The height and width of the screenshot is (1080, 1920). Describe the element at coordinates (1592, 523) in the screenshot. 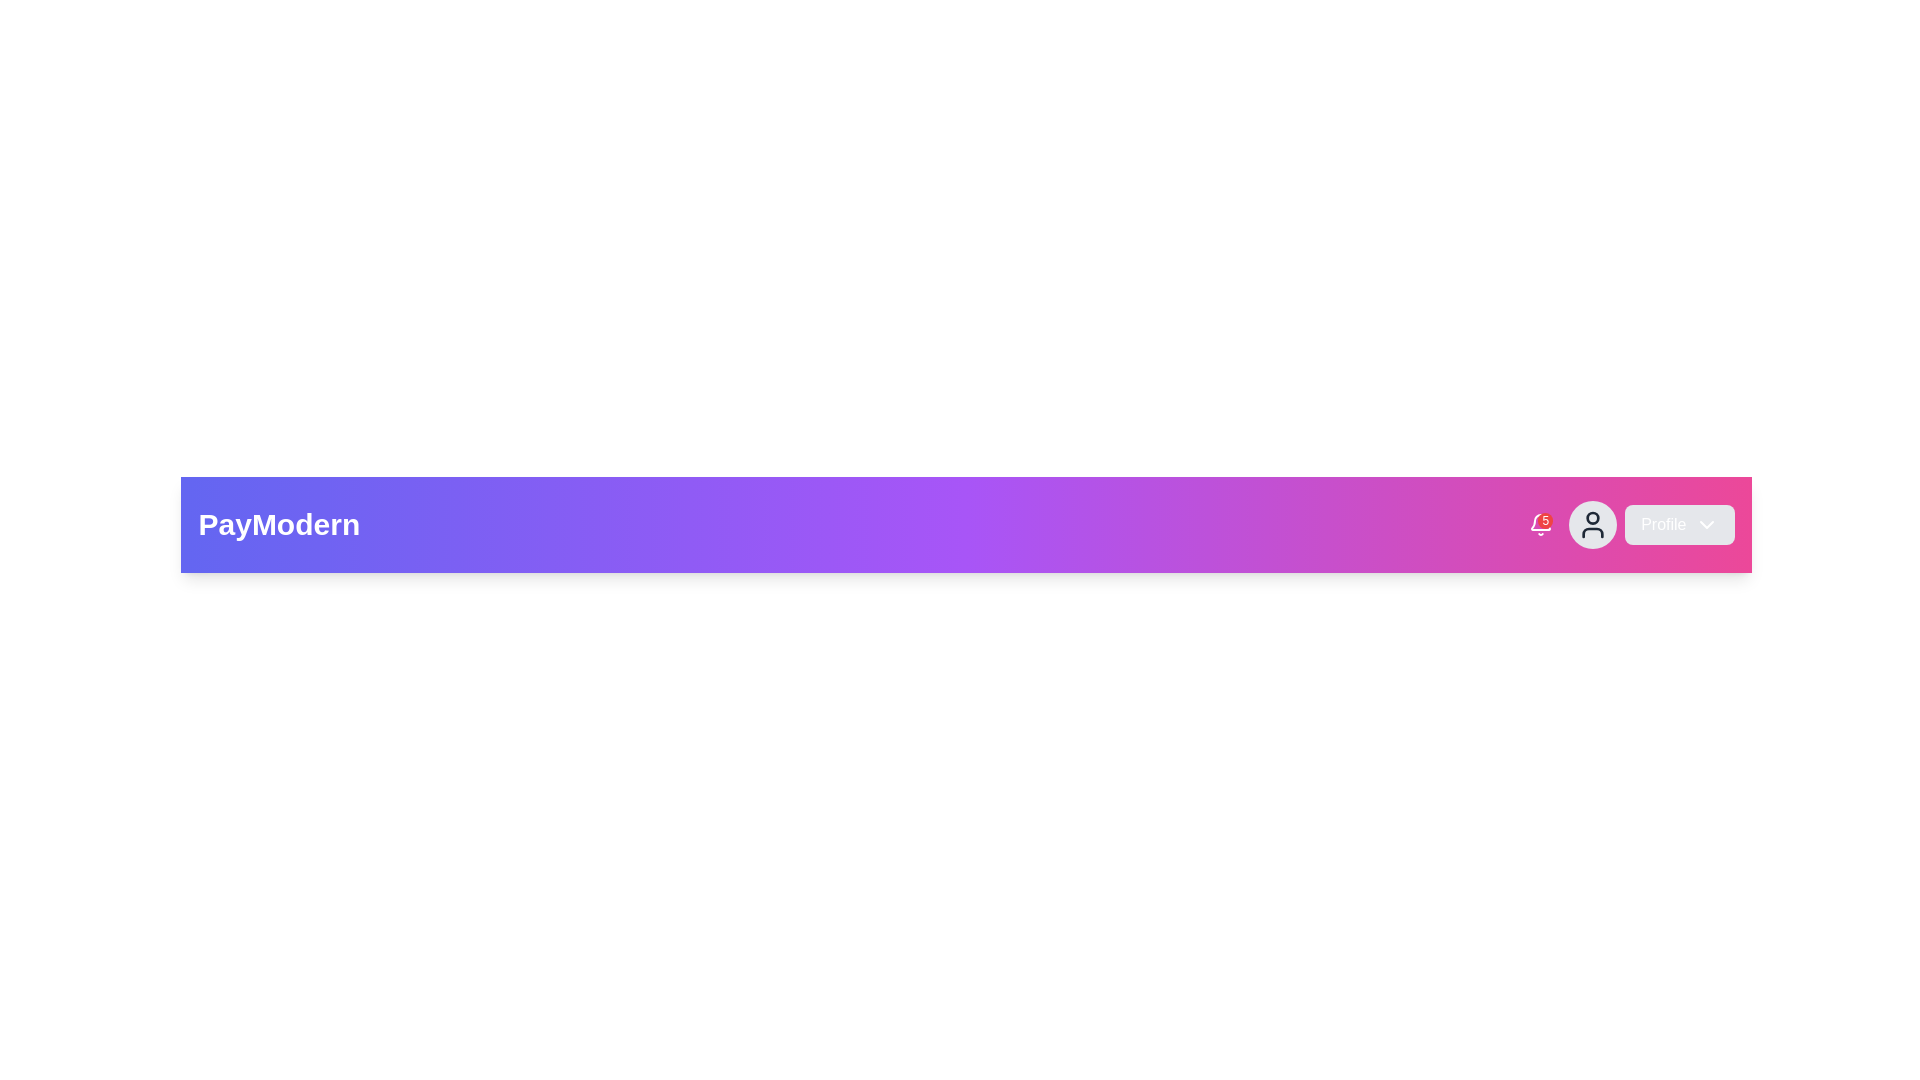

I see `the user profile icon located at the top-right corner of the user interface` at that location.